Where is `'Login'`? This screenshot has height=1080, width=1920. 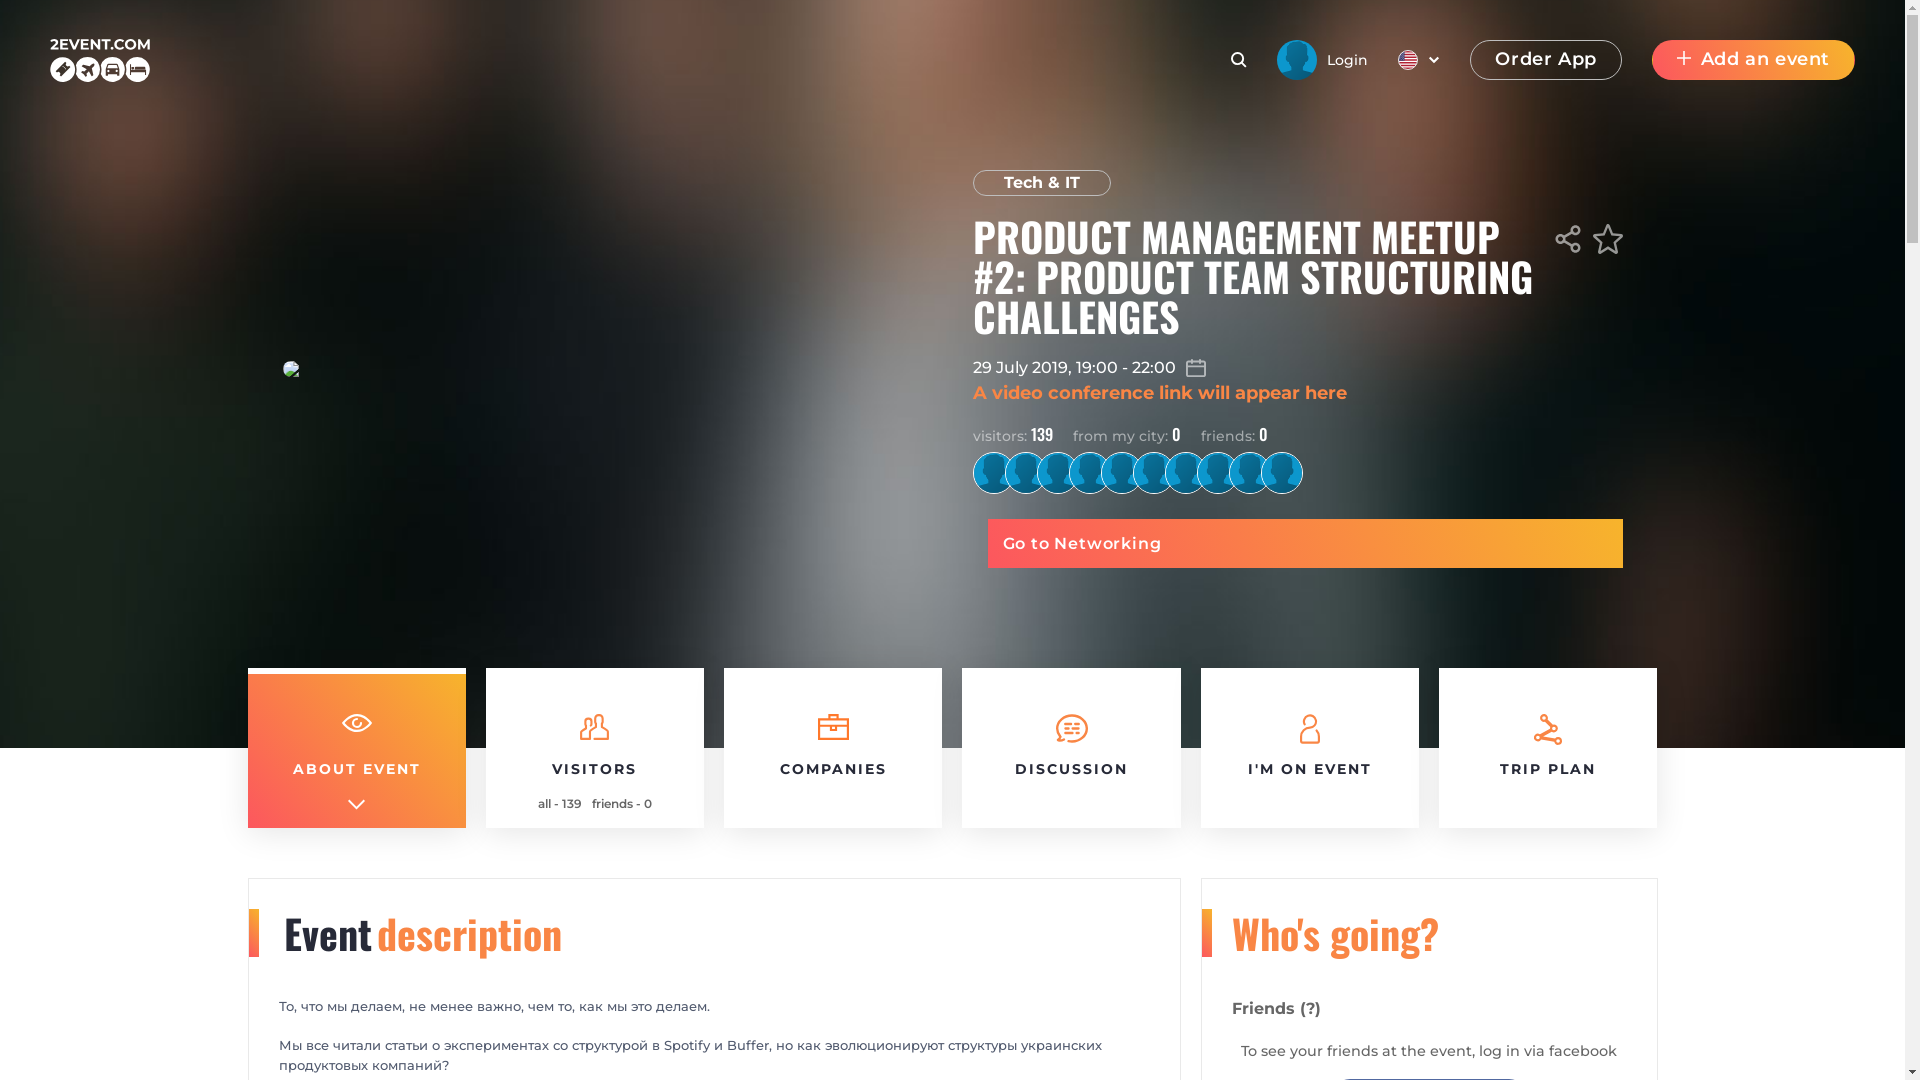
'Login' is located at coordinates (1322, 59).